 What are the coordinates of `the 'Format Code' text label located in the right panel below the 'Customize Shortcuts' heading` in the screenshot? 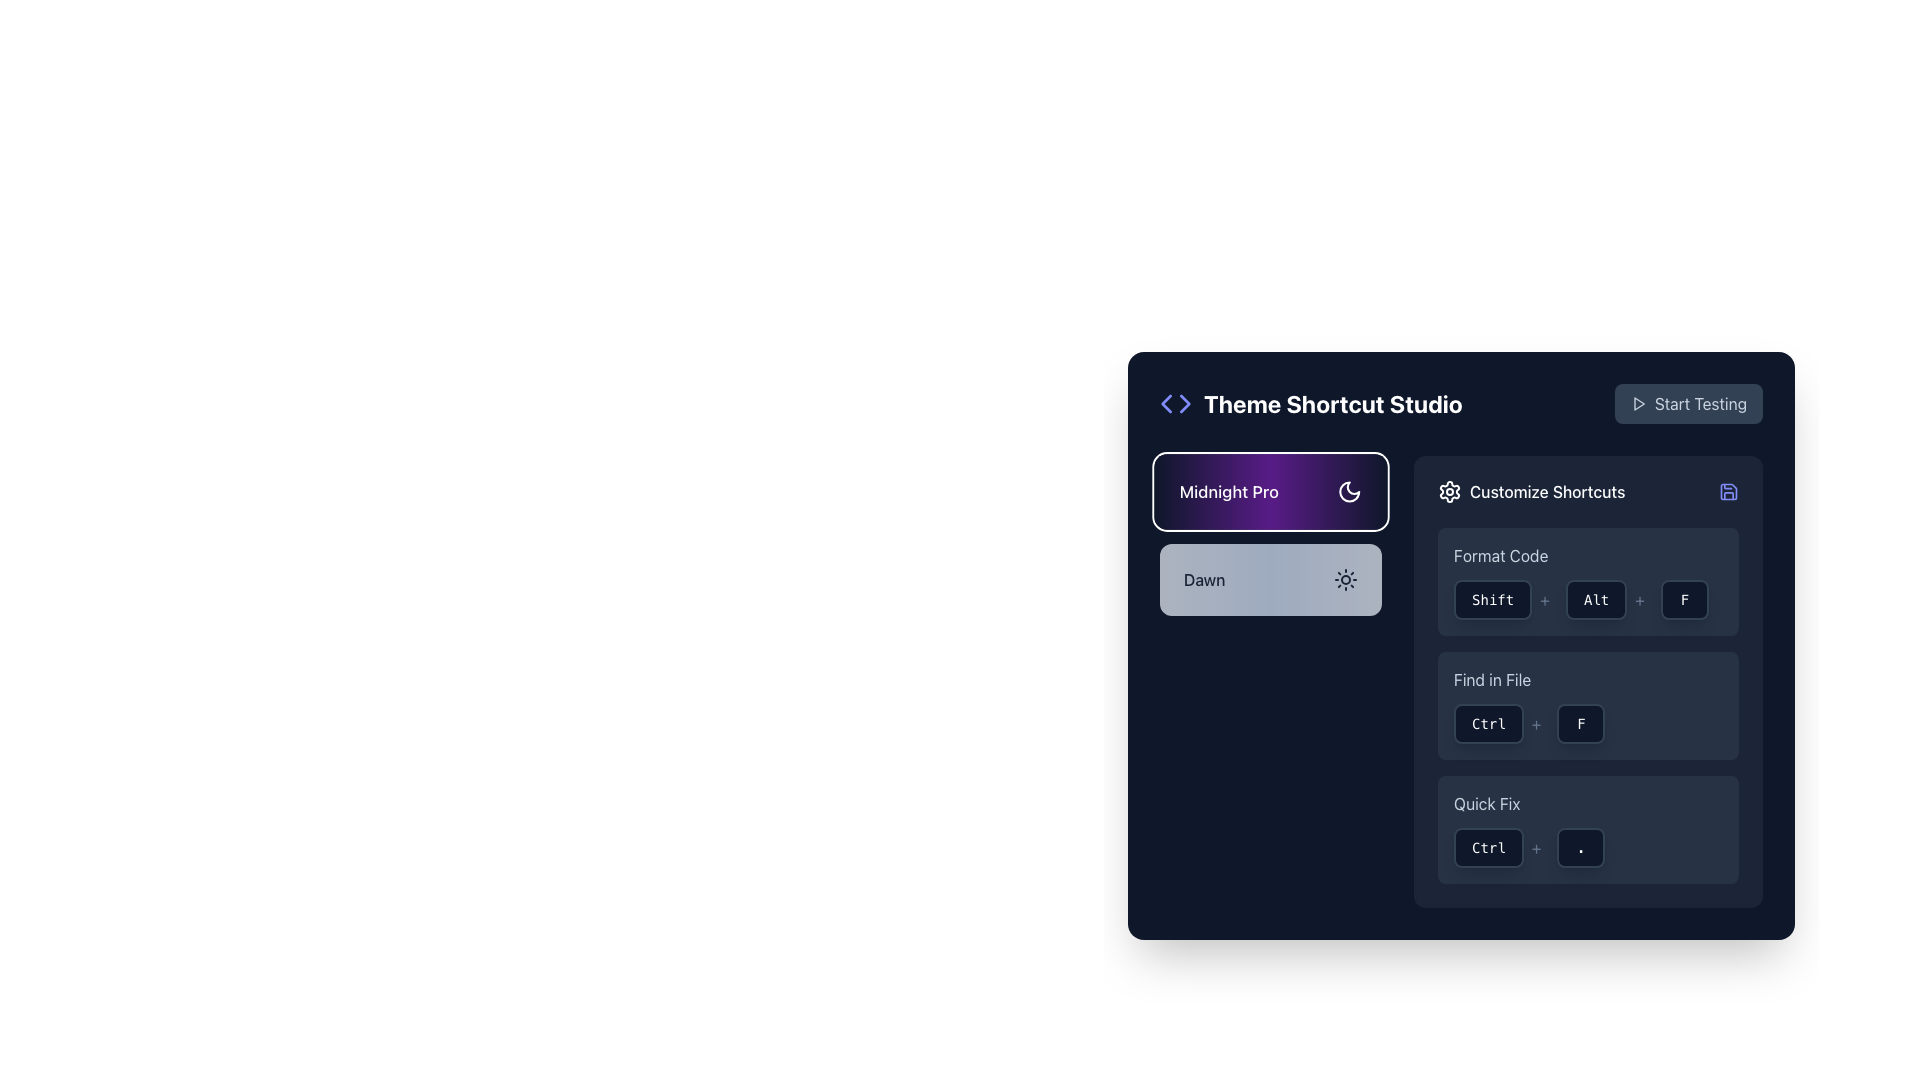 It's located at (1501, 555).